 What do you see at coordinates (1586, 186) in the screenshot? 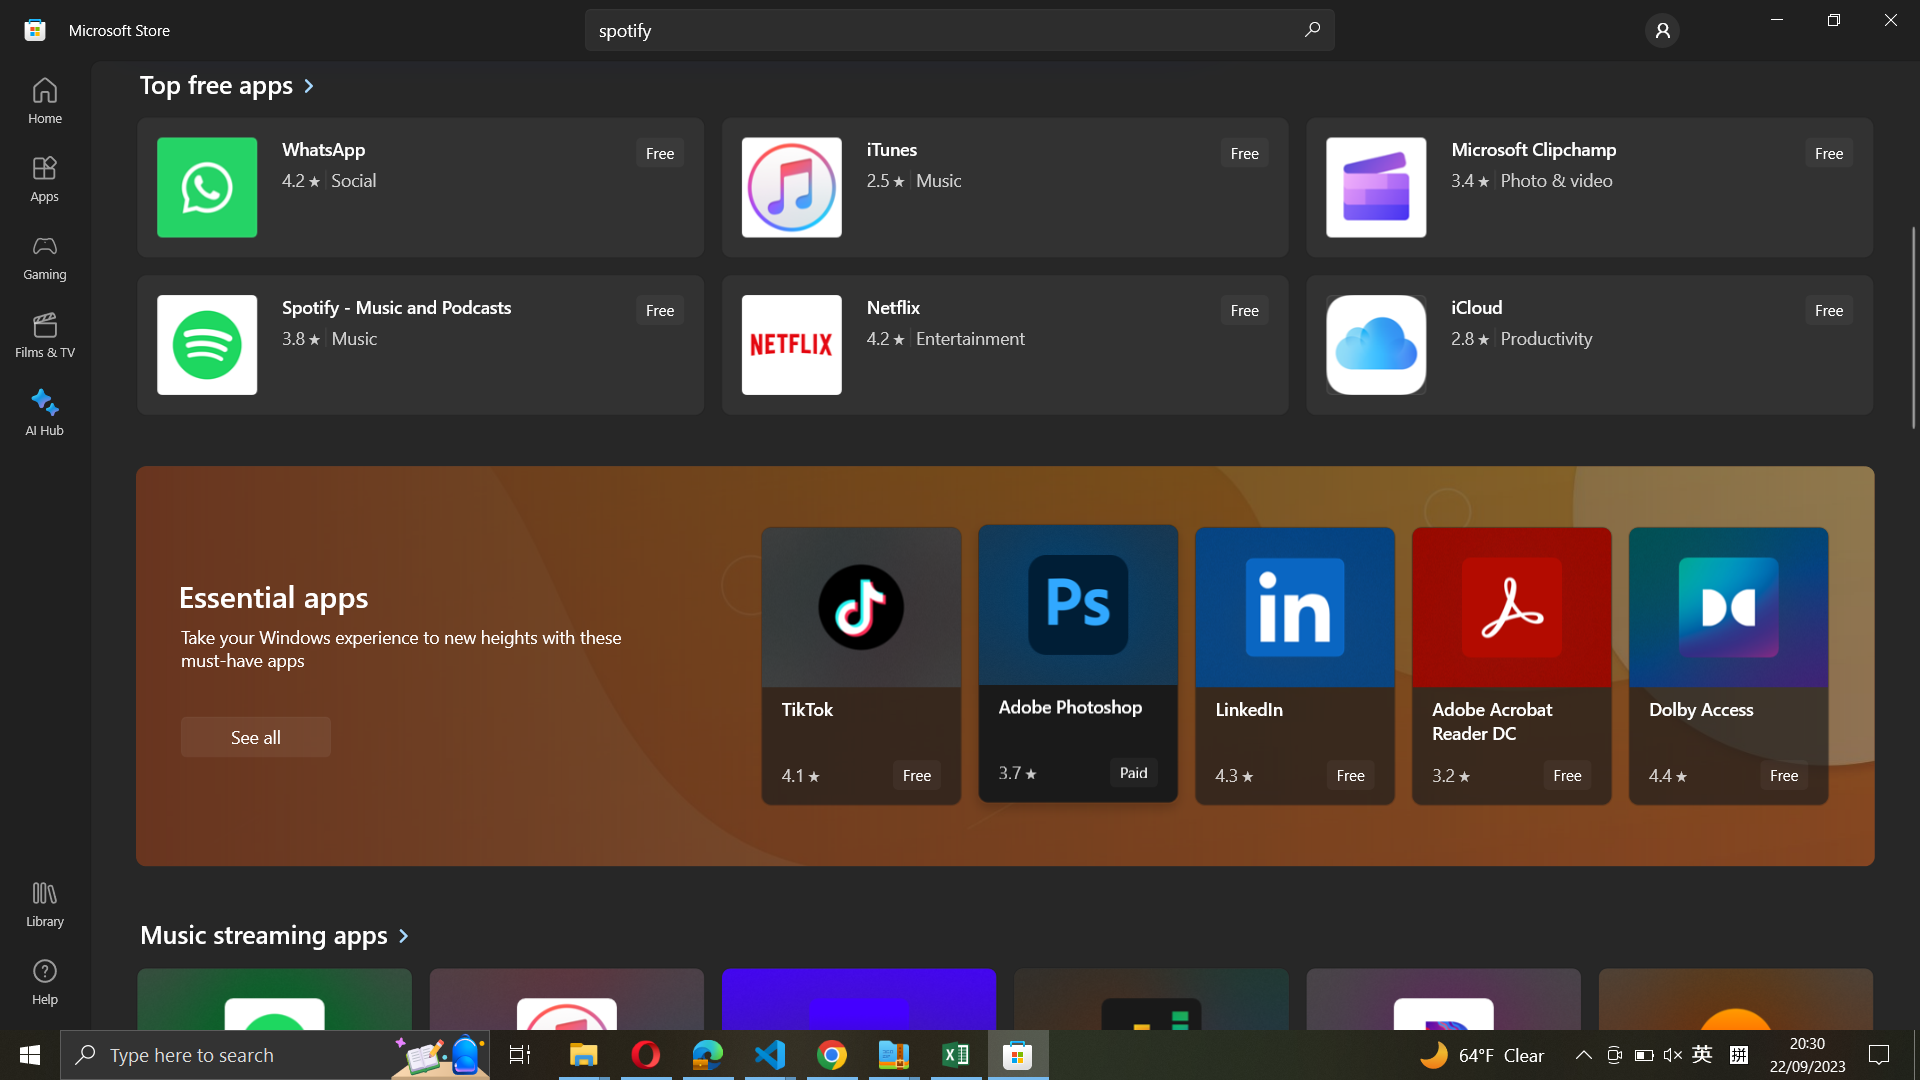
I see `Execute Microsoft Clipchamp` at bounding box center [1586, 186].